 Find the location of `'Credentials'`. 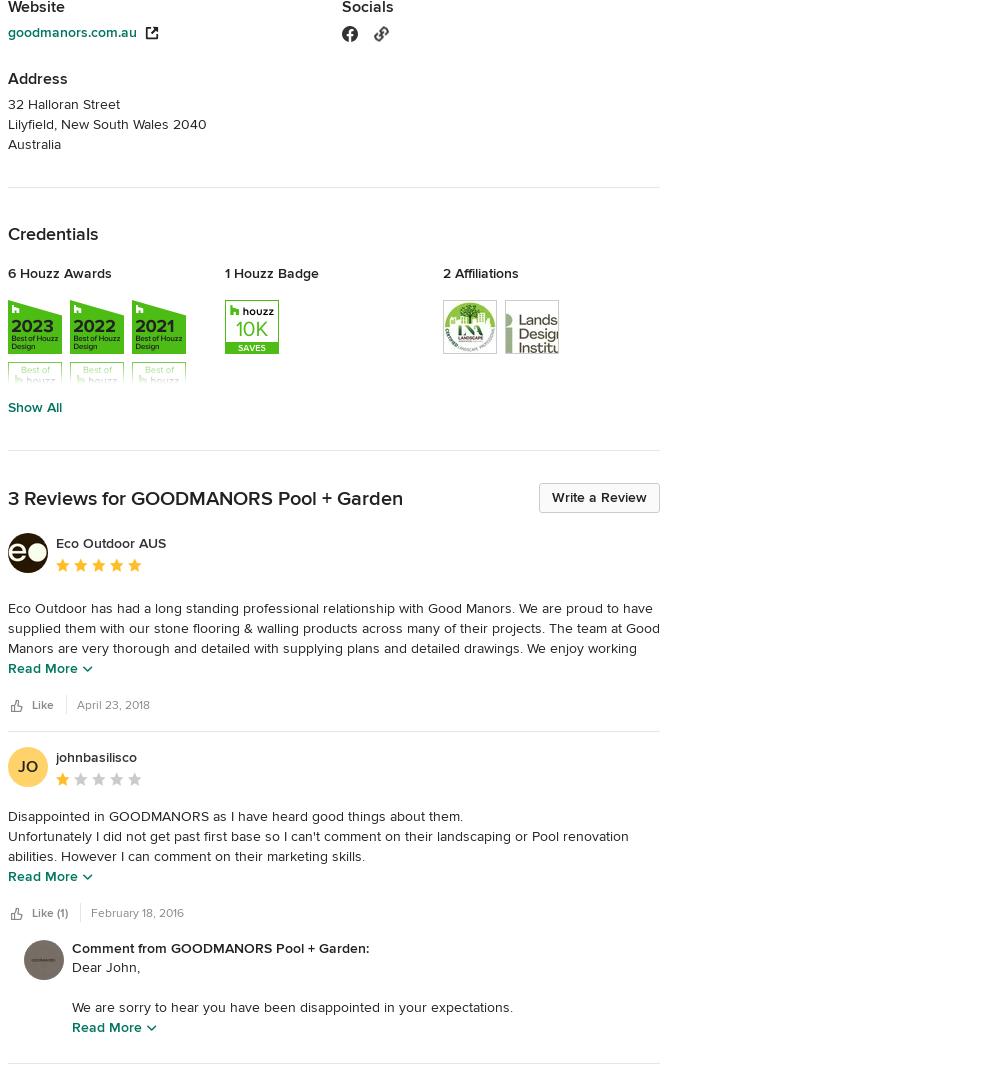

'Credentials' is located at coordinates (53, 232).